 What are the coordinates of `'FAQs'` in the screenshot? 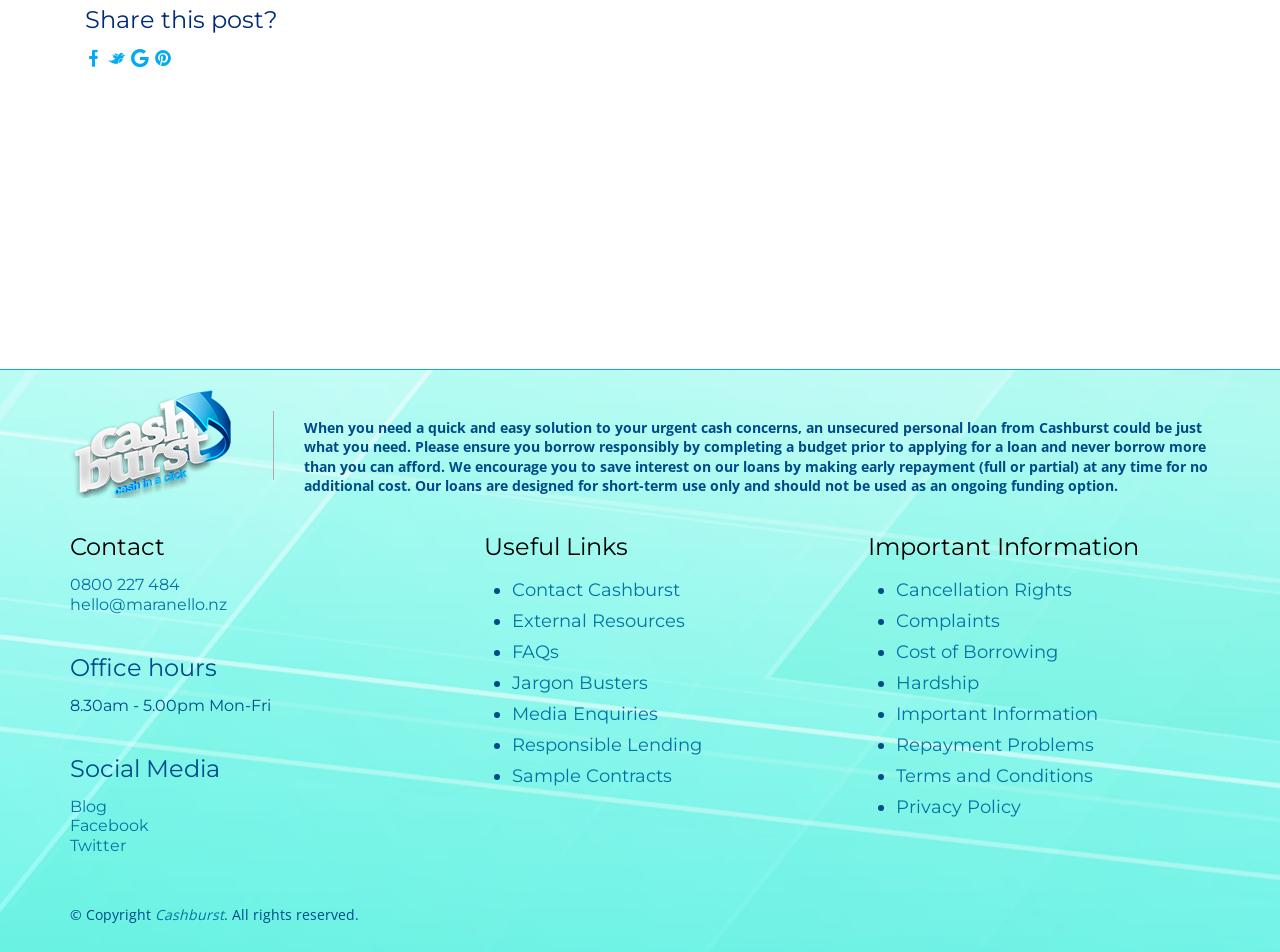 It's located at (535, 652).